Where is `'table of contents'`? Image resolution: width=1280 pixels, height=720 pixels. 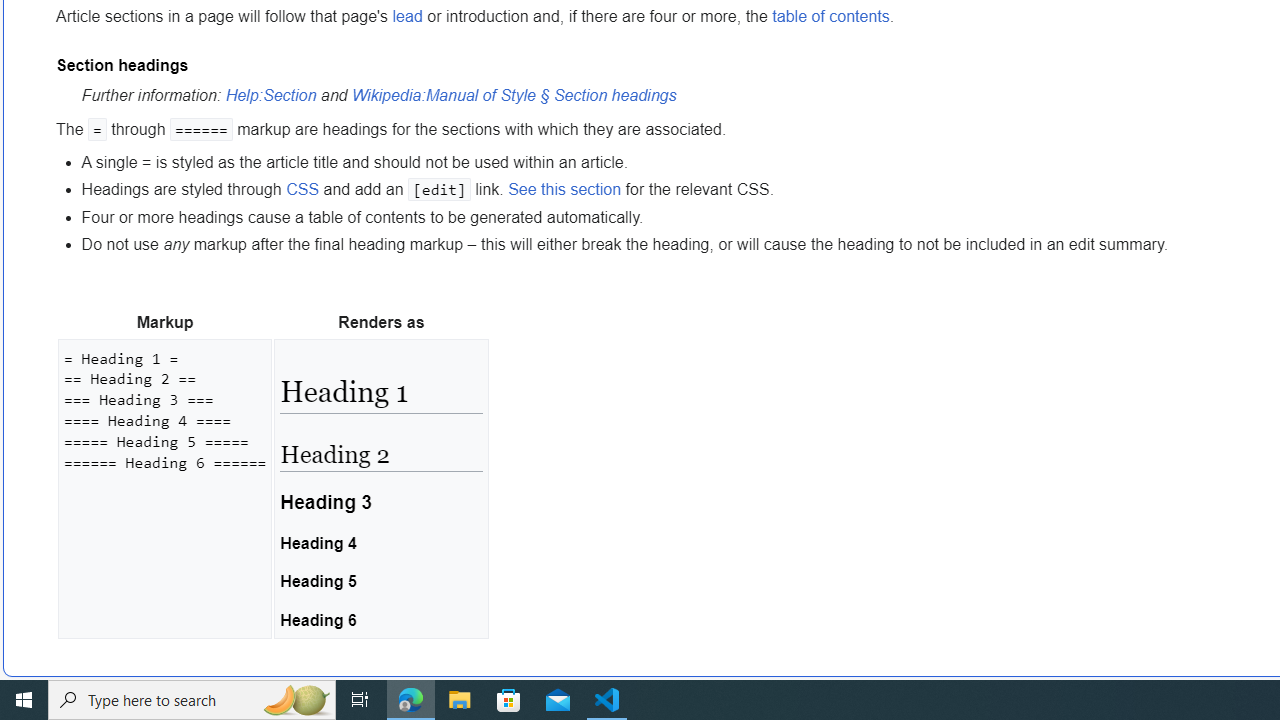 'table of contents' is located at coordinates (830, 16).